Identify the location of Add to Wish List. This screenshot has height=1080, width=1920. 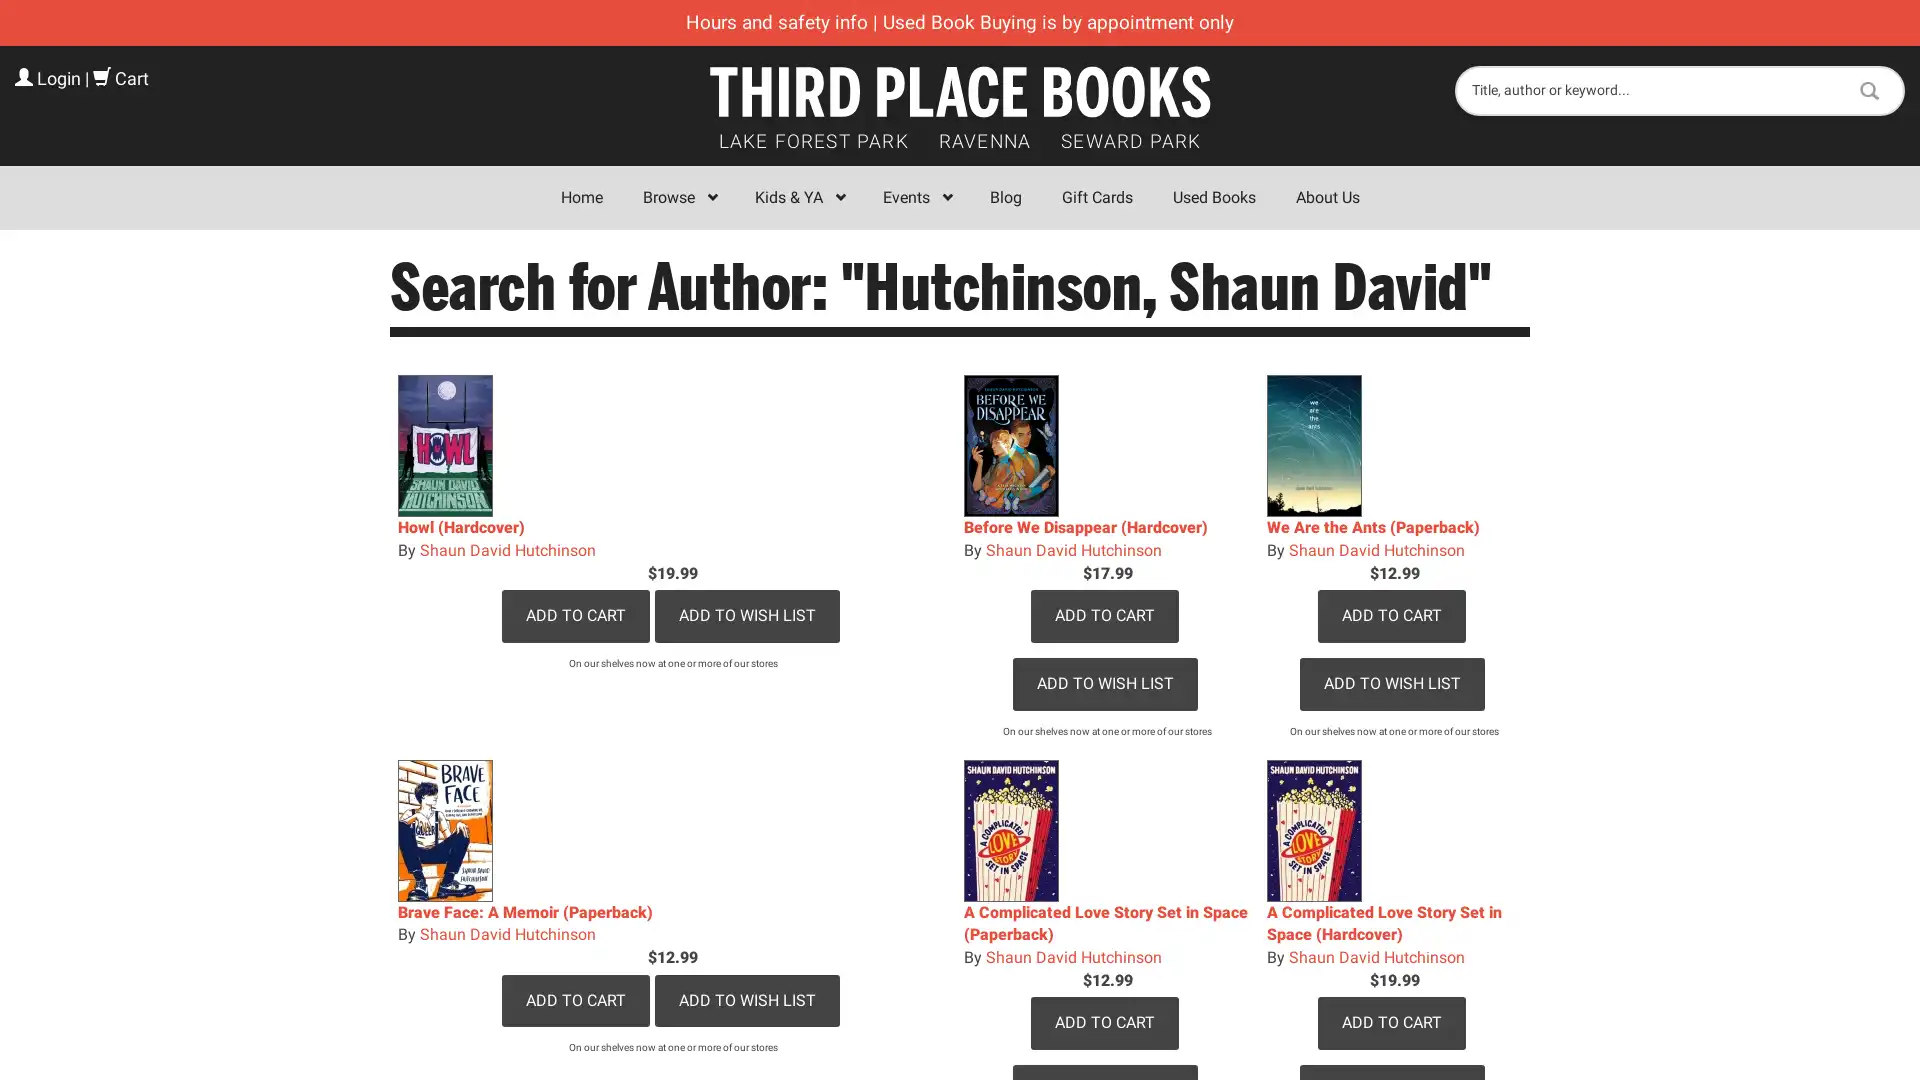
(745, 615).